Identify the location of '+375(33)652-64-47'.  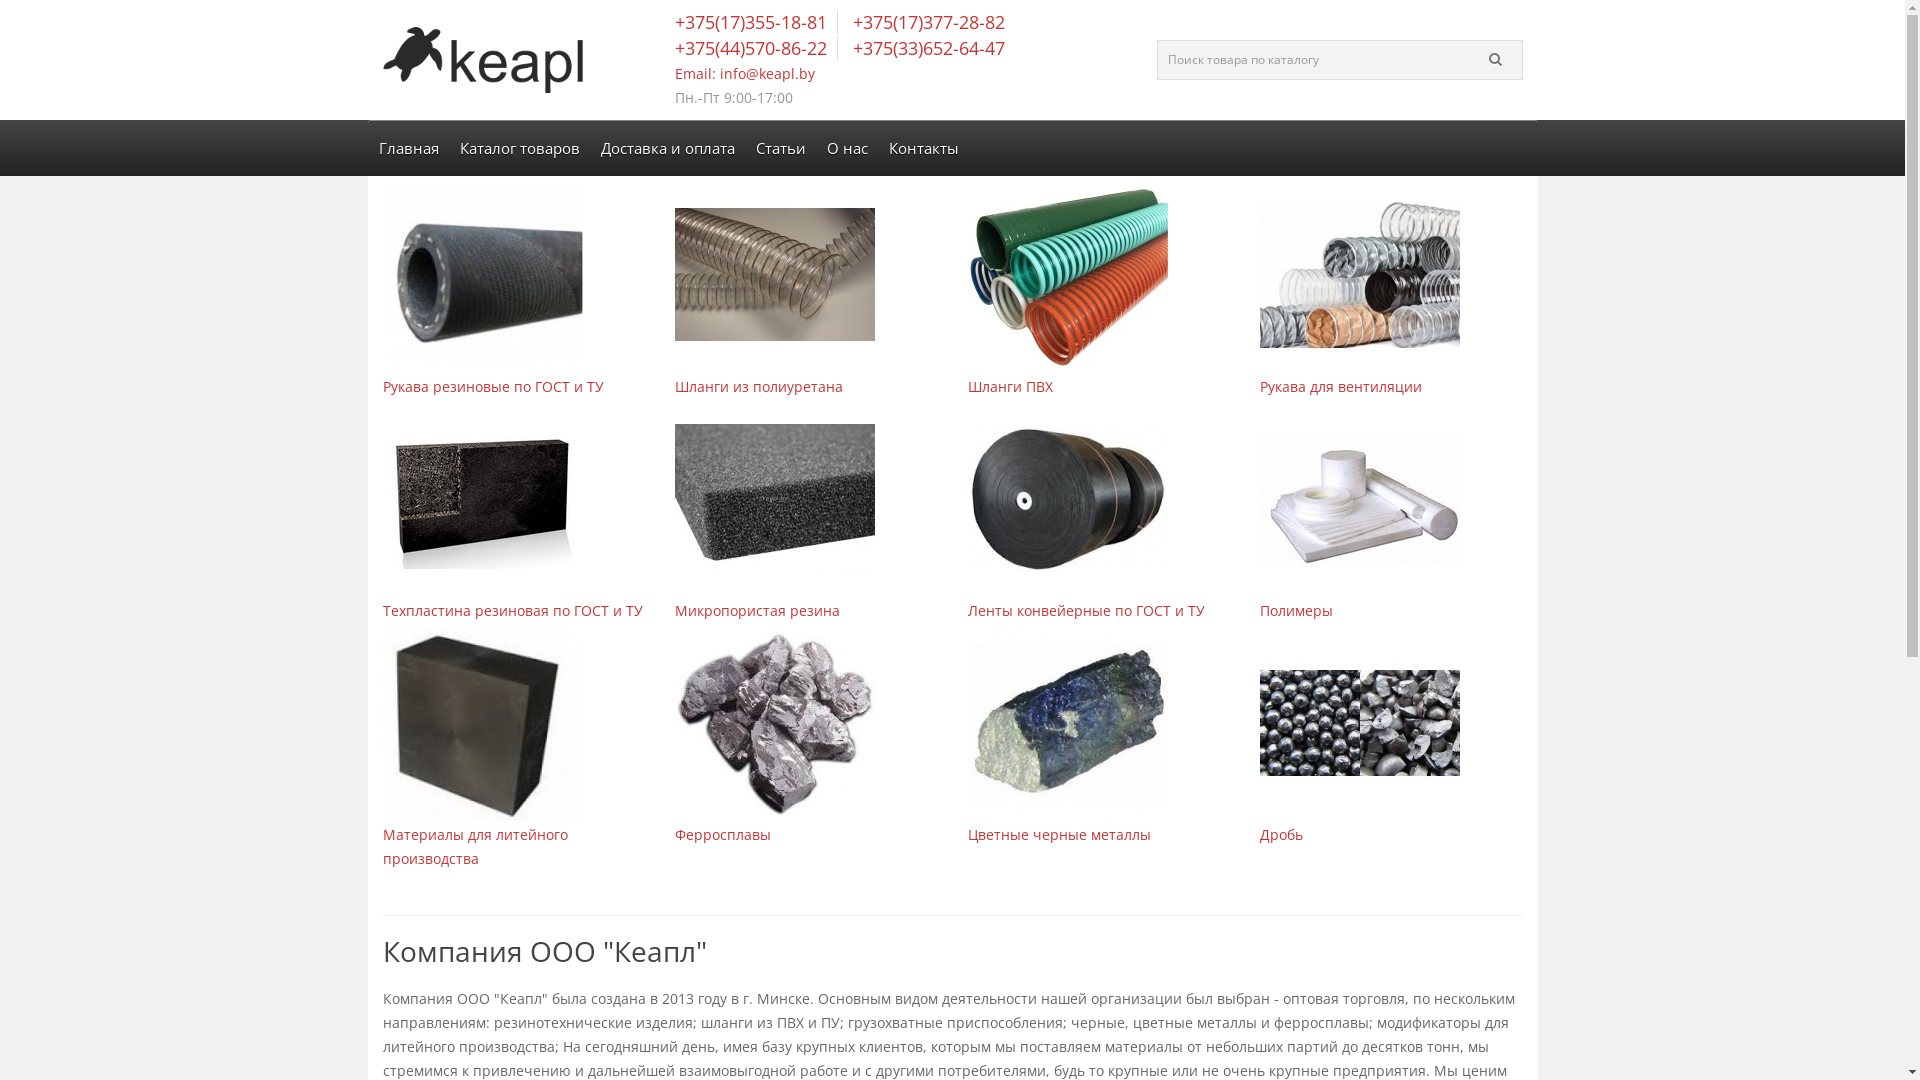
(925, 46).